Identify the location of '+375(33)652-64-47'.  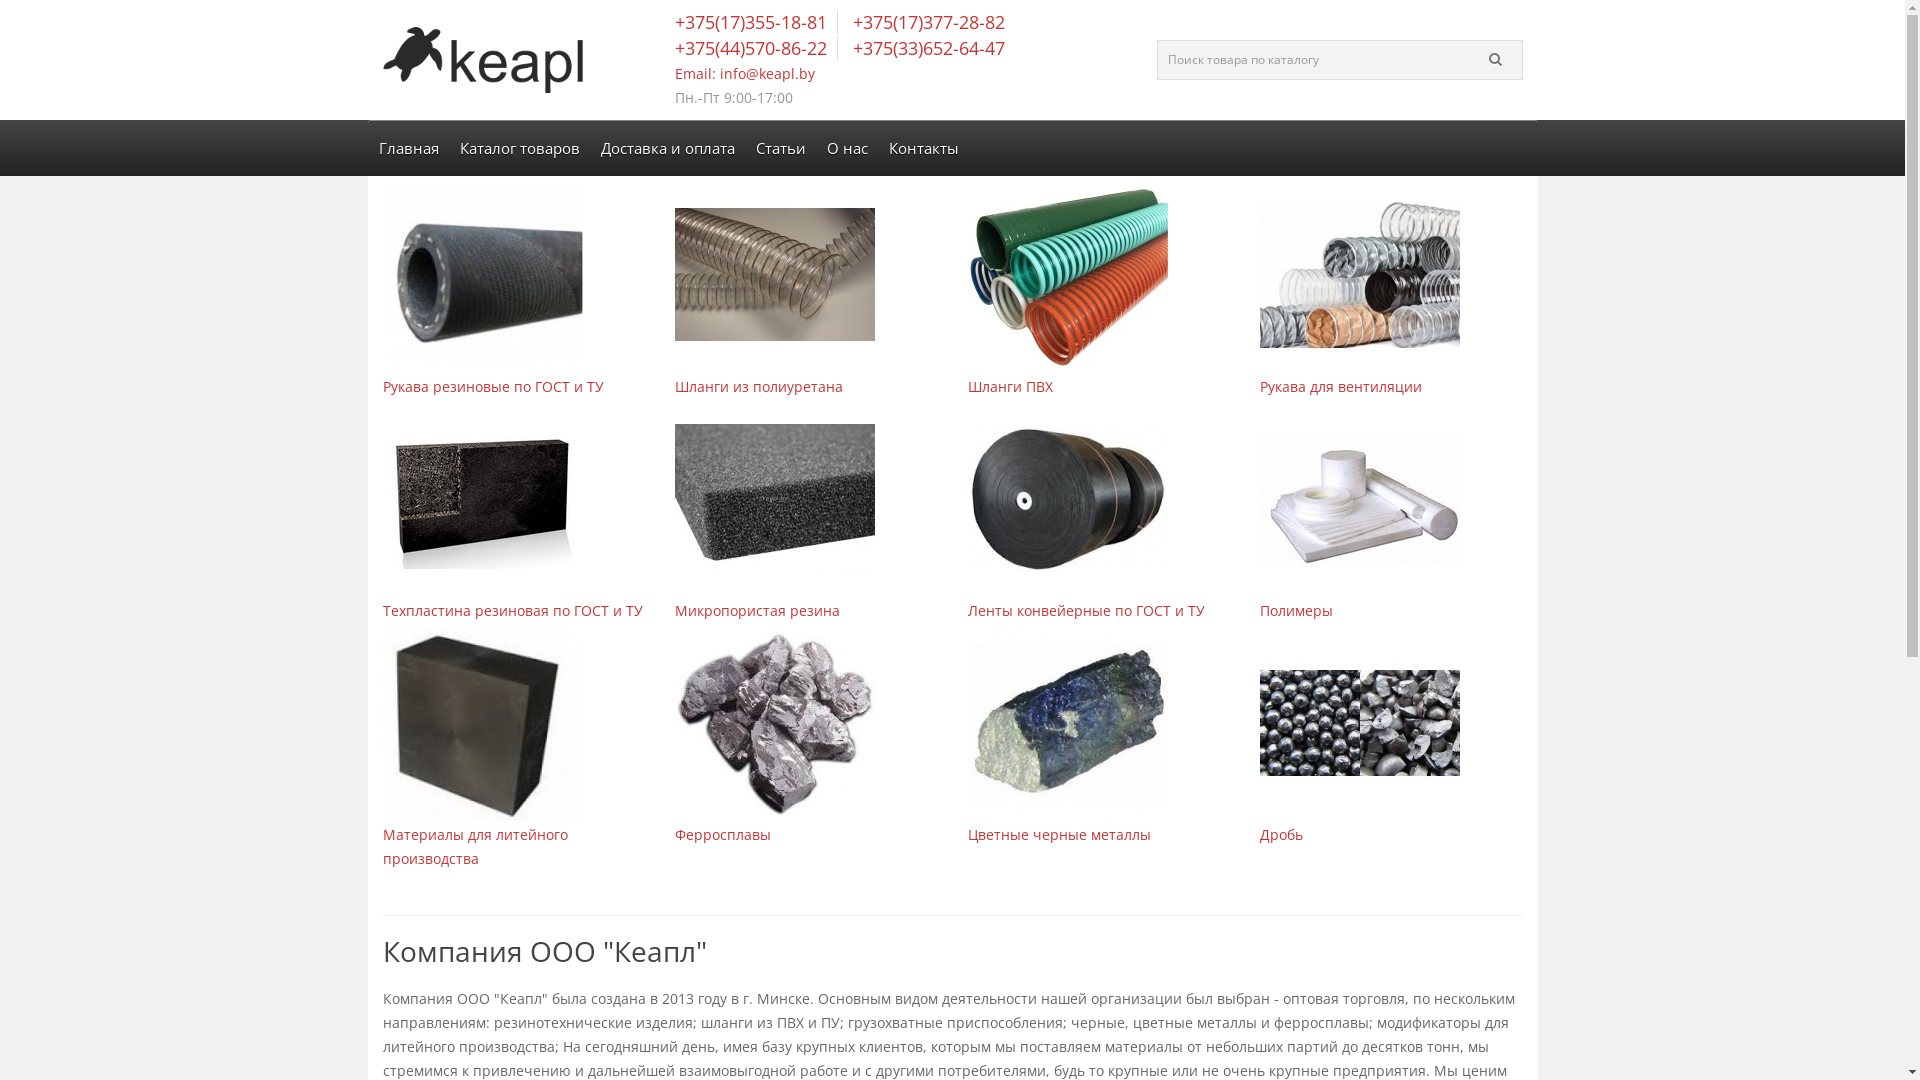
(925, 46).